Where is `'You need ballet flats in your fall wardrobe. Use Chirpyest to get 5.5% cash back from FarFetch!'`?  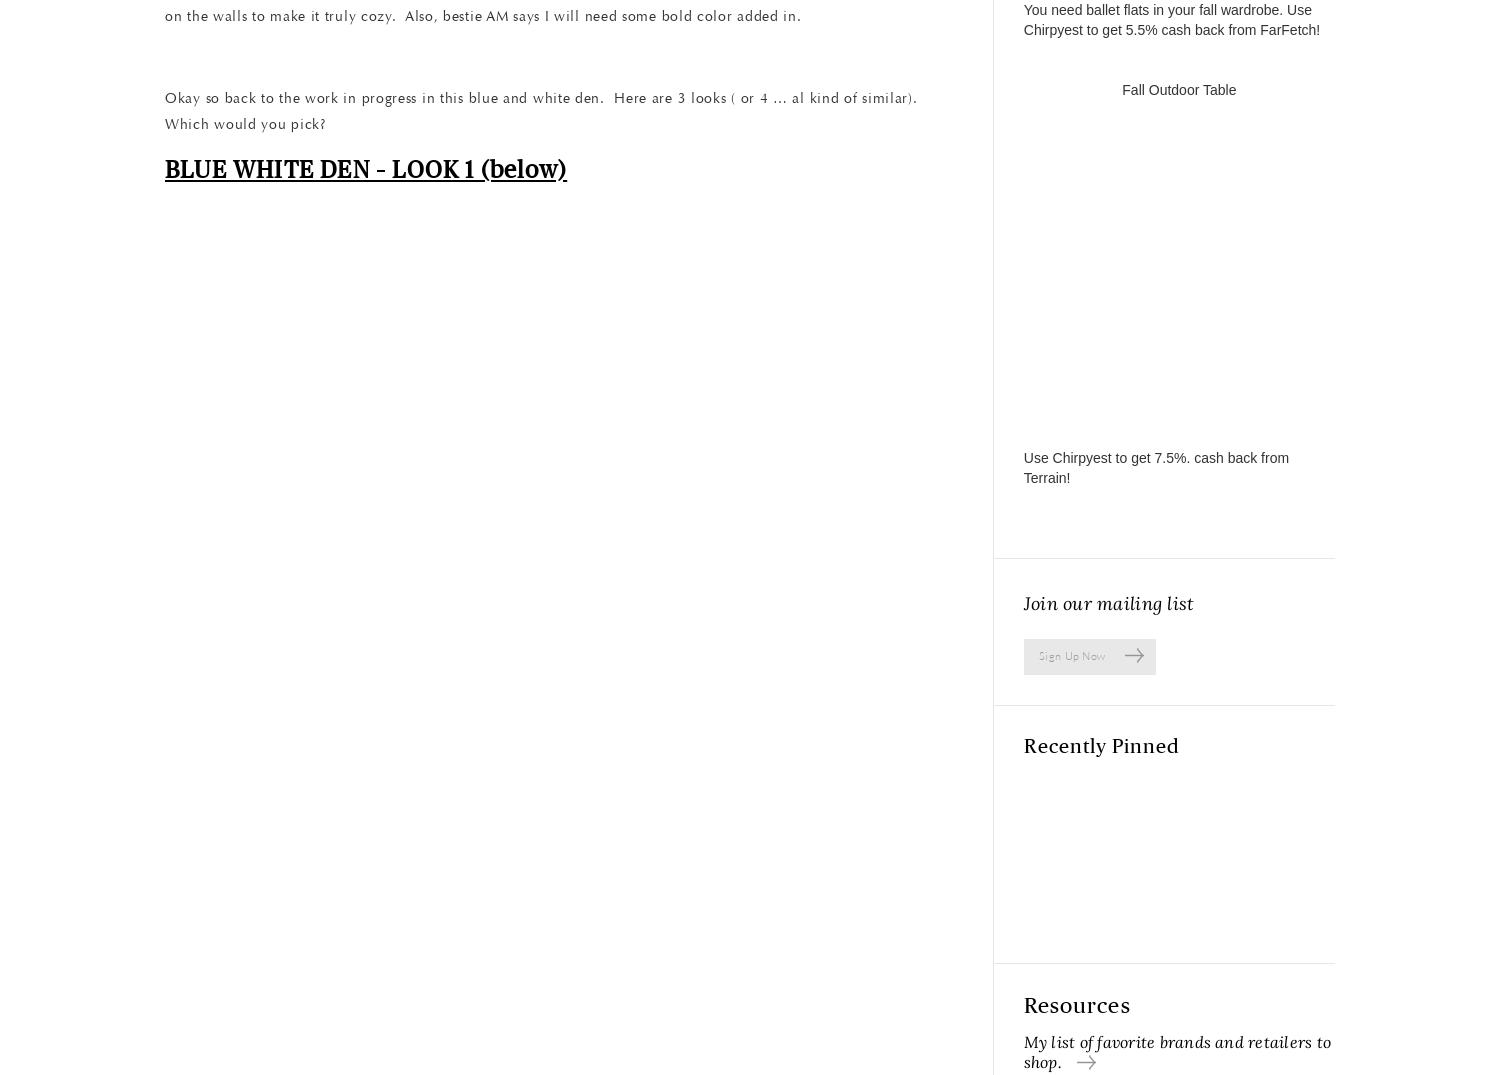 'You need ballet flats in your fall wardrobe. Use Chirpyest to get 5.5% cash back from FarFetch!' is located at coordinates (1171, 18).